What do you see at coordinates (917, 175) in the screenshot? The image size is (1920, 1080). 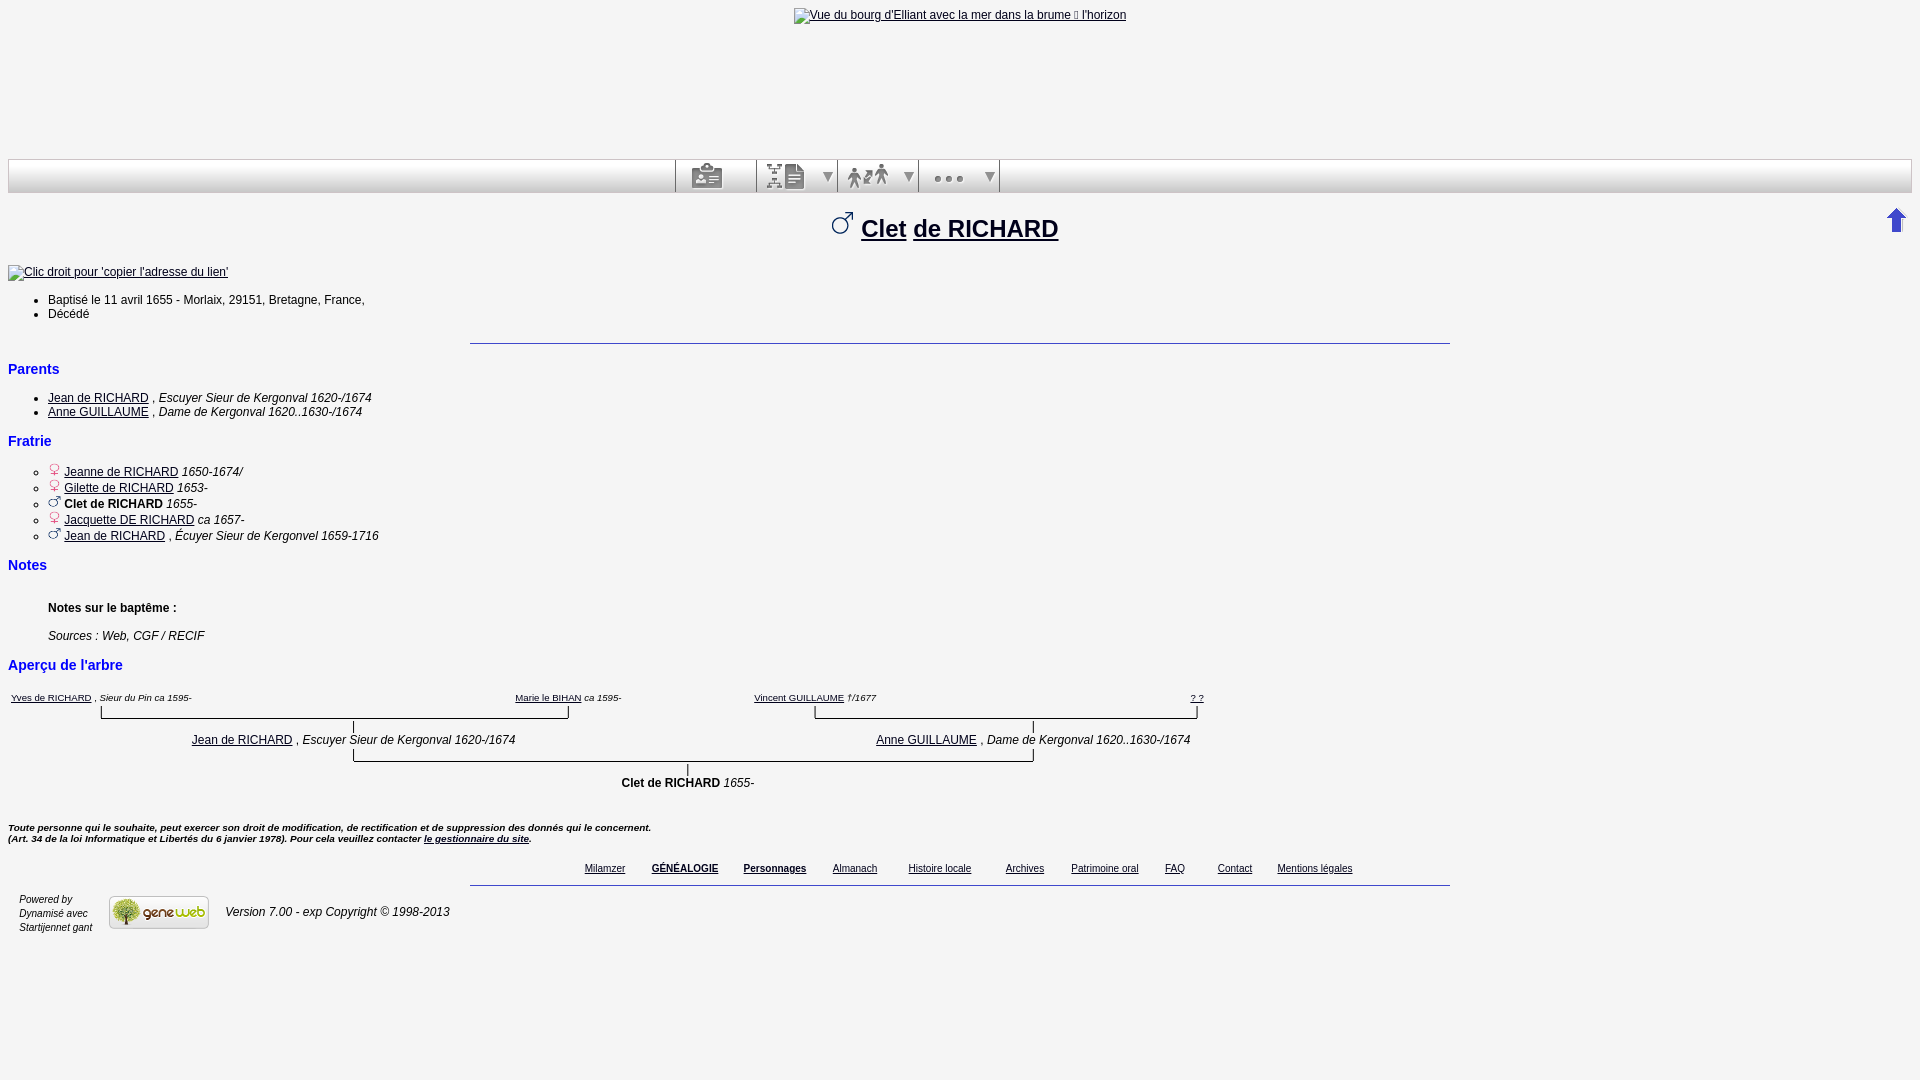 I see `'Divers'` at bounding box center [917, 175].